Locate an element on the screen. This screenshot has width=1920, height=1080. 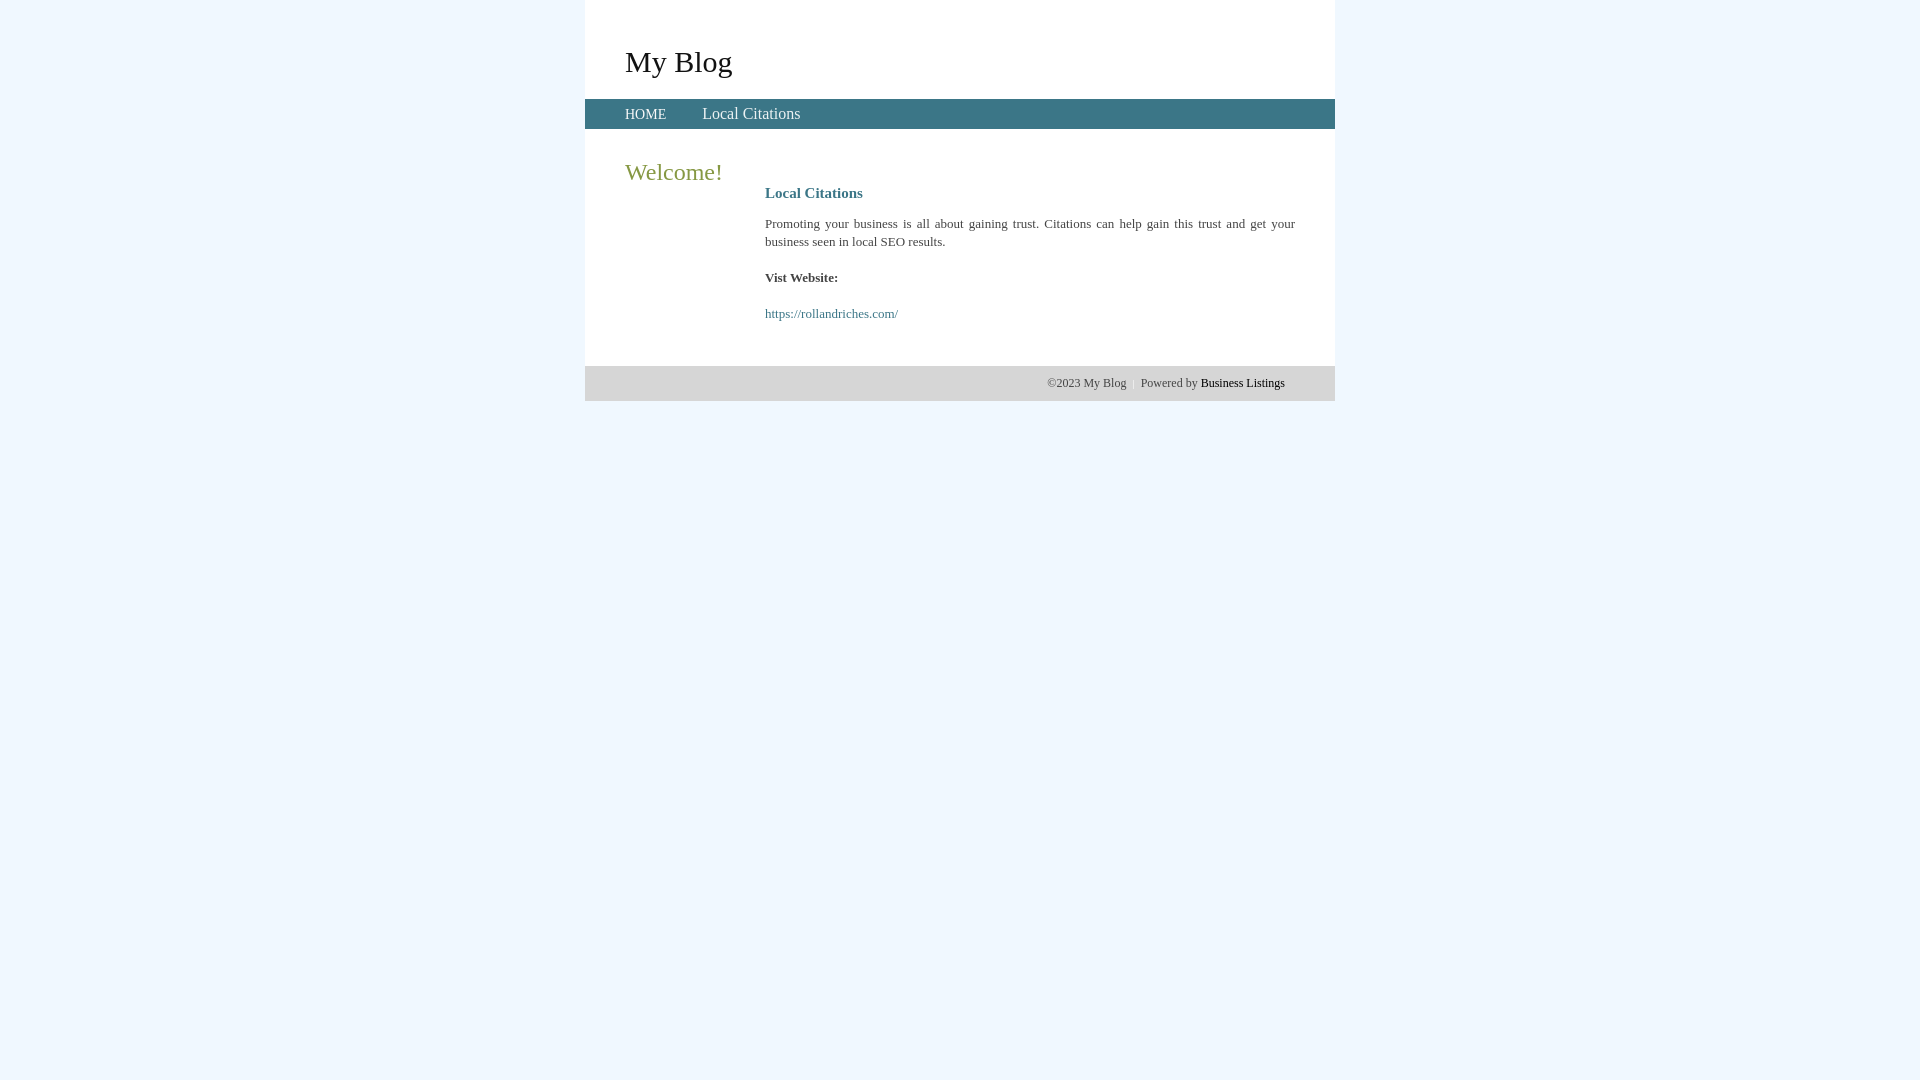
'My Blog' is located at coordinates (678, 60).